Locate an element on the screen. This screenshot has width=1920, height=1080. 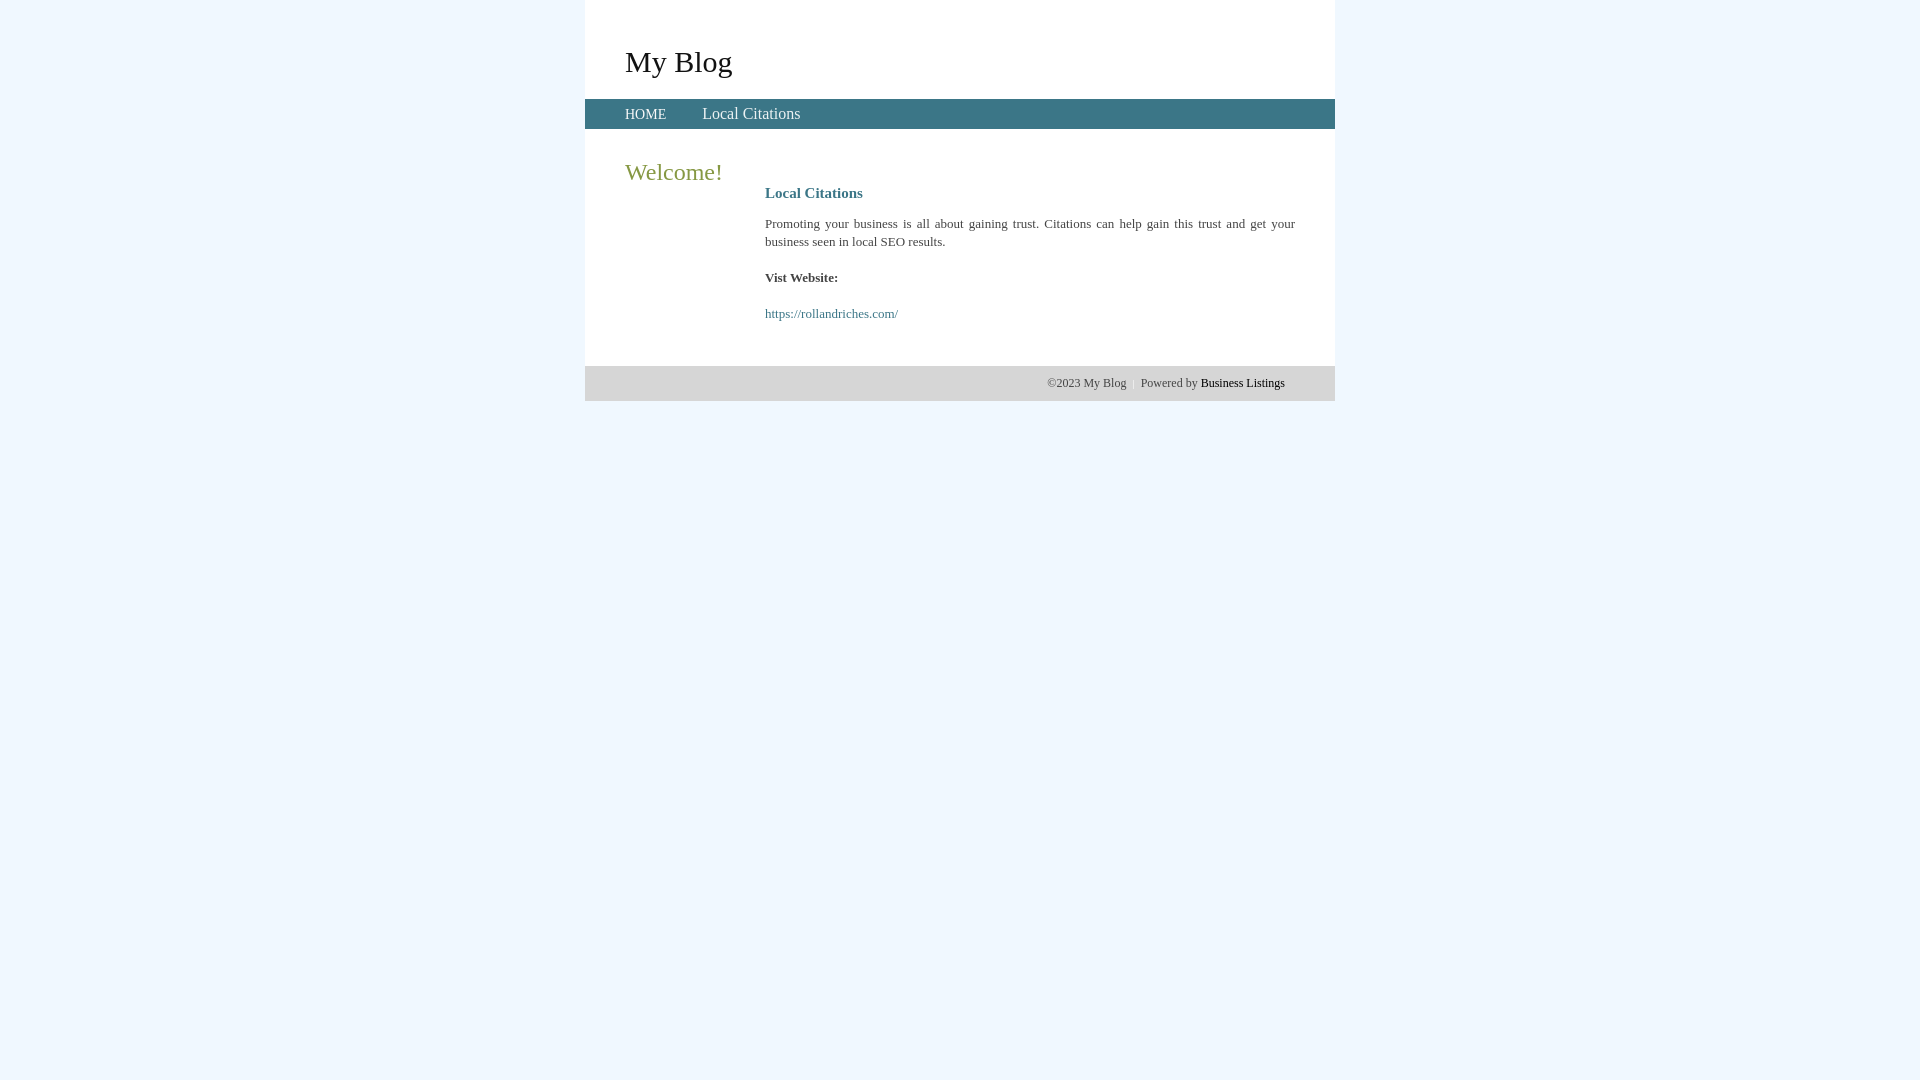
'My Blog' is located at coordinates (678, 60).